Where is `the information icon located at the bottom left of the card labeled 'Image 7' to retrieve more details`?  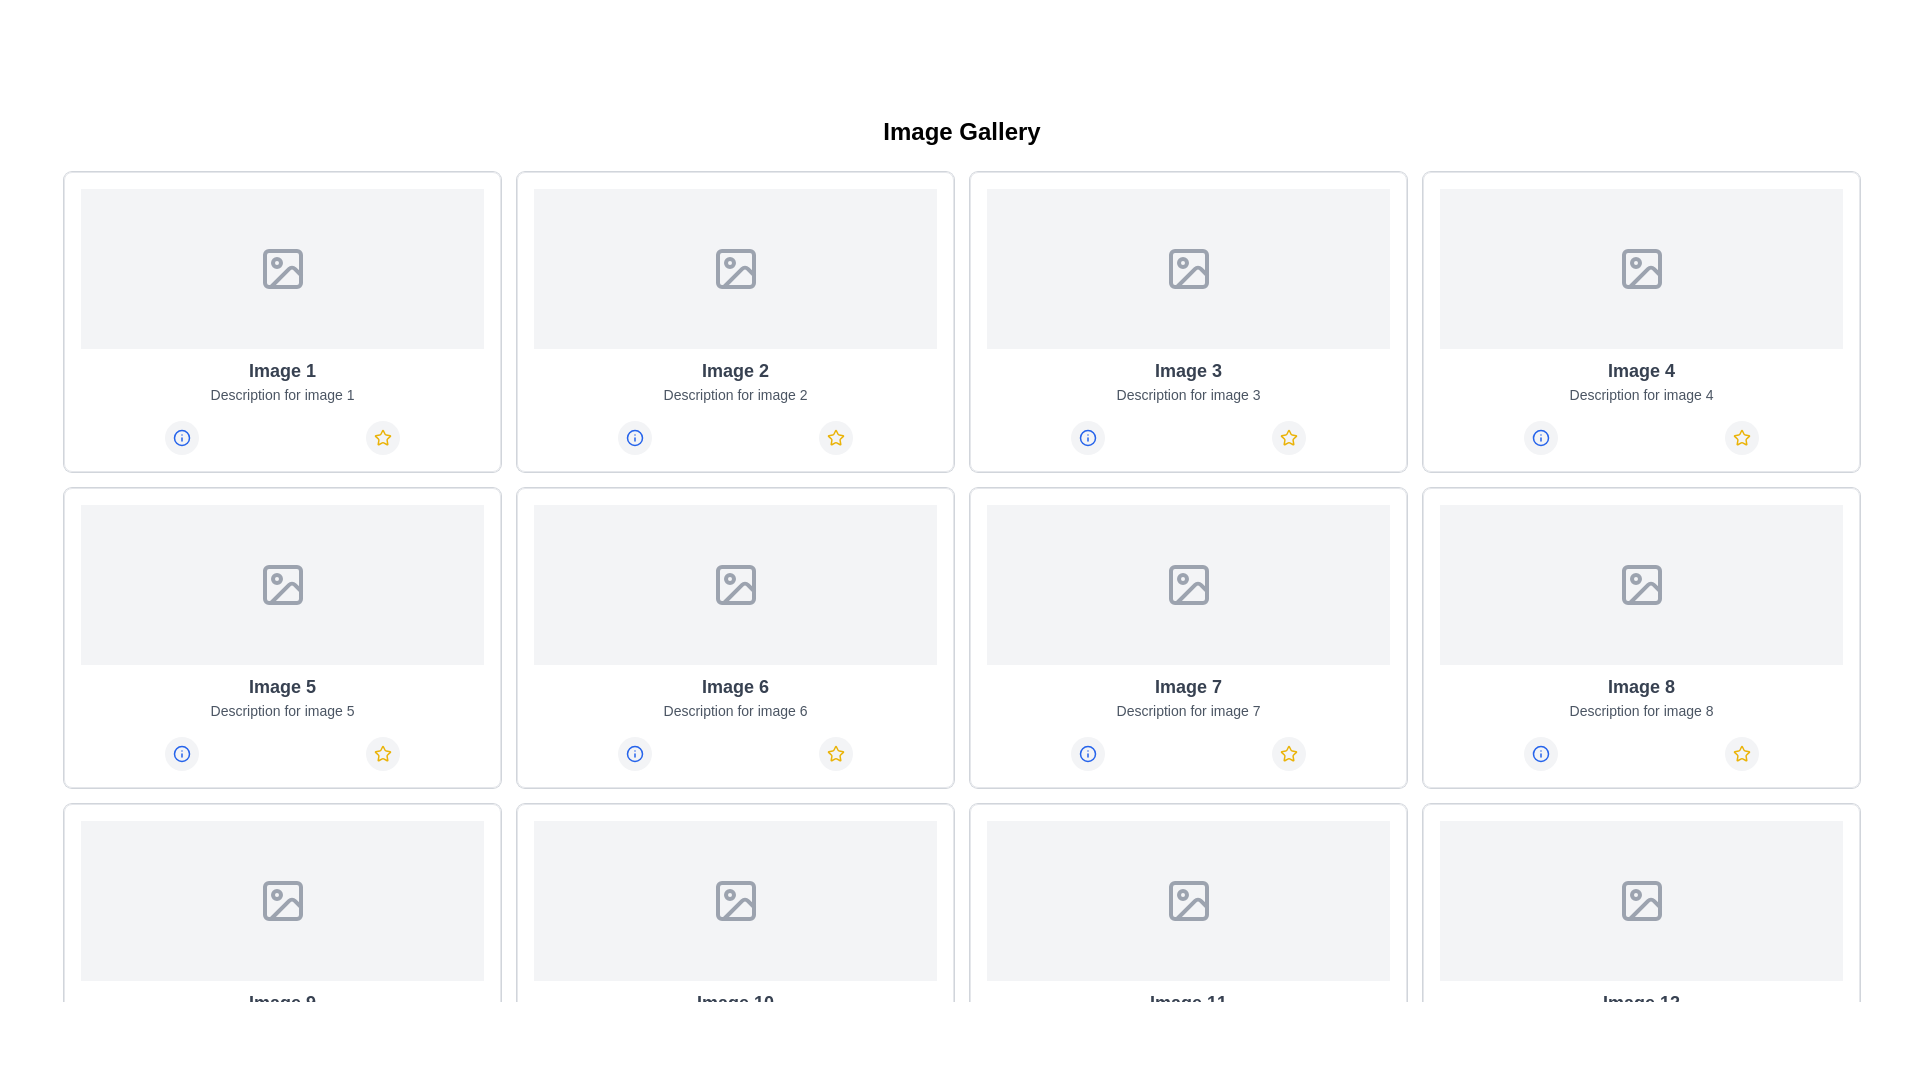 the information icon located at the bottom left of the card labeled 'Image 7' to retrieve more details is located at coordinates (1086, 753).